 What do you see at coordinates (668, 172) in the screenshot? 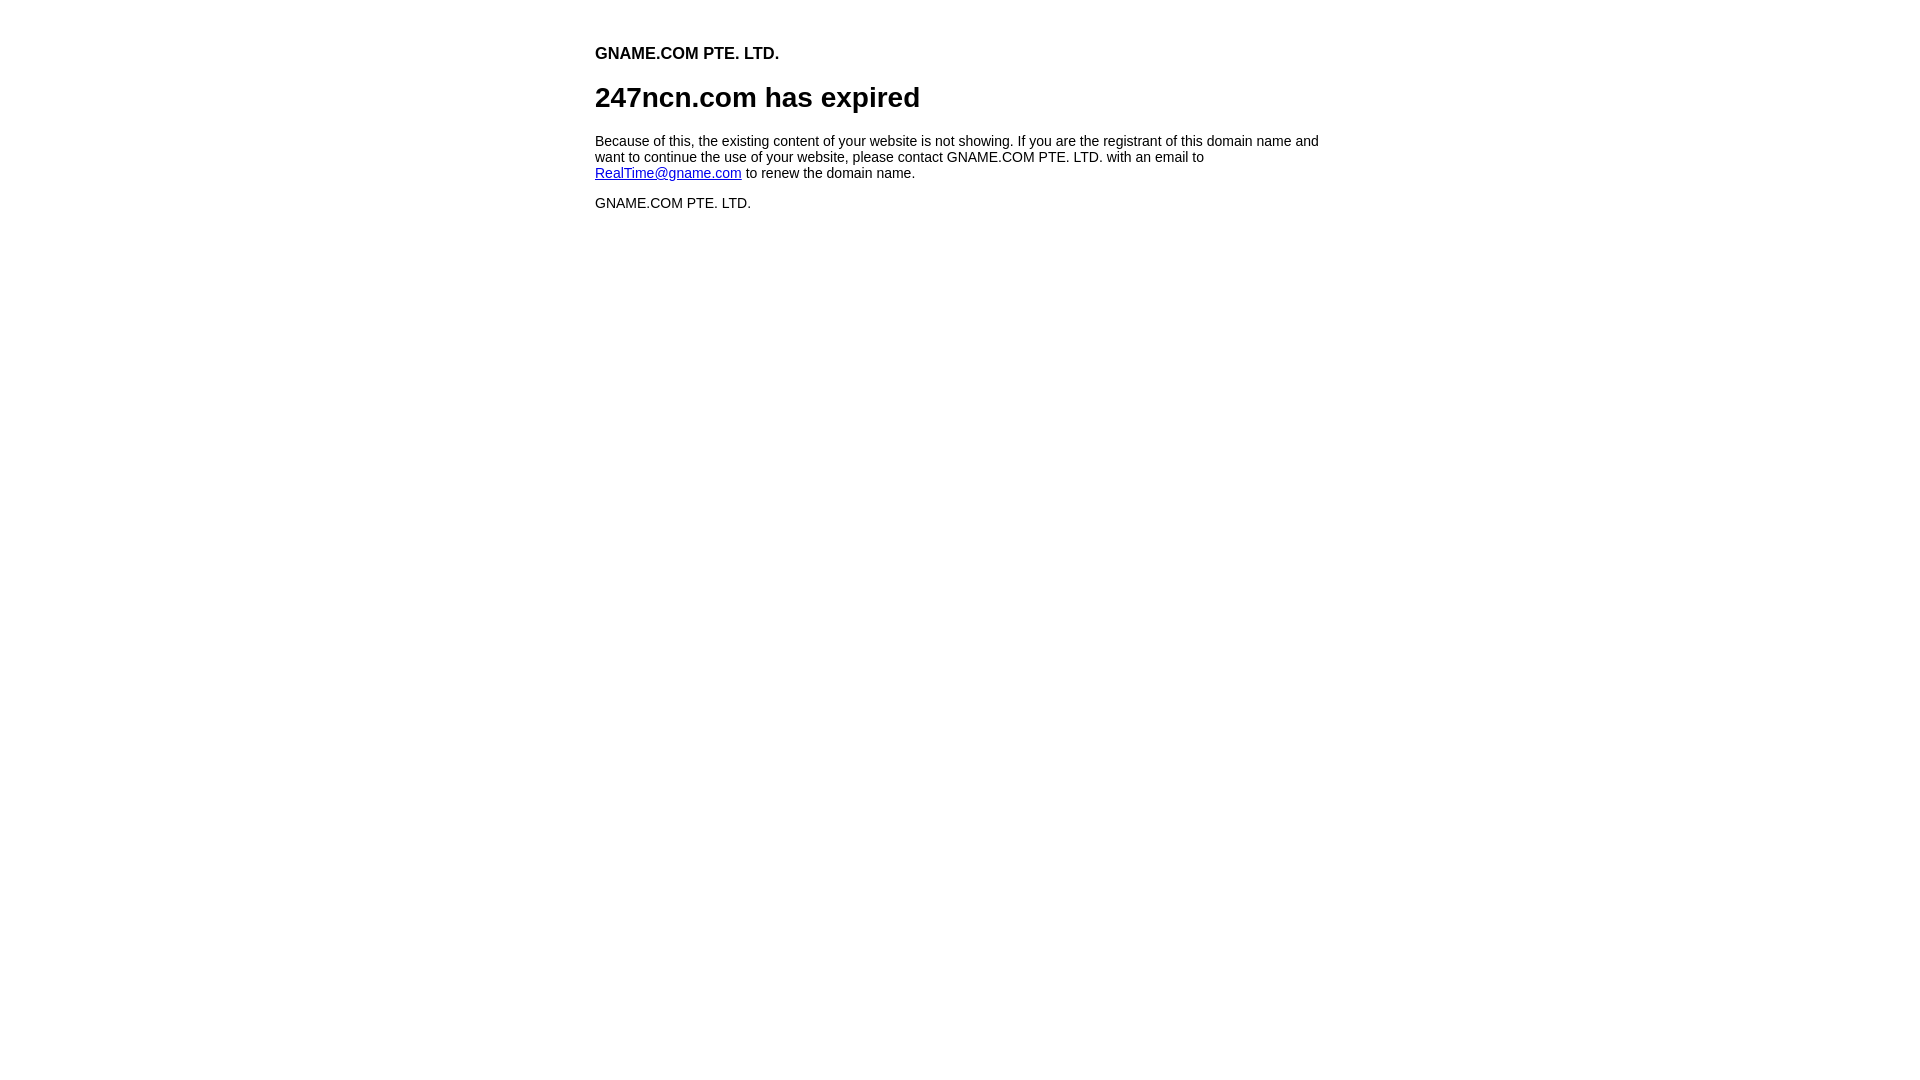
I see `'RealTime@gname.com'` at bounding box center [668, 172].